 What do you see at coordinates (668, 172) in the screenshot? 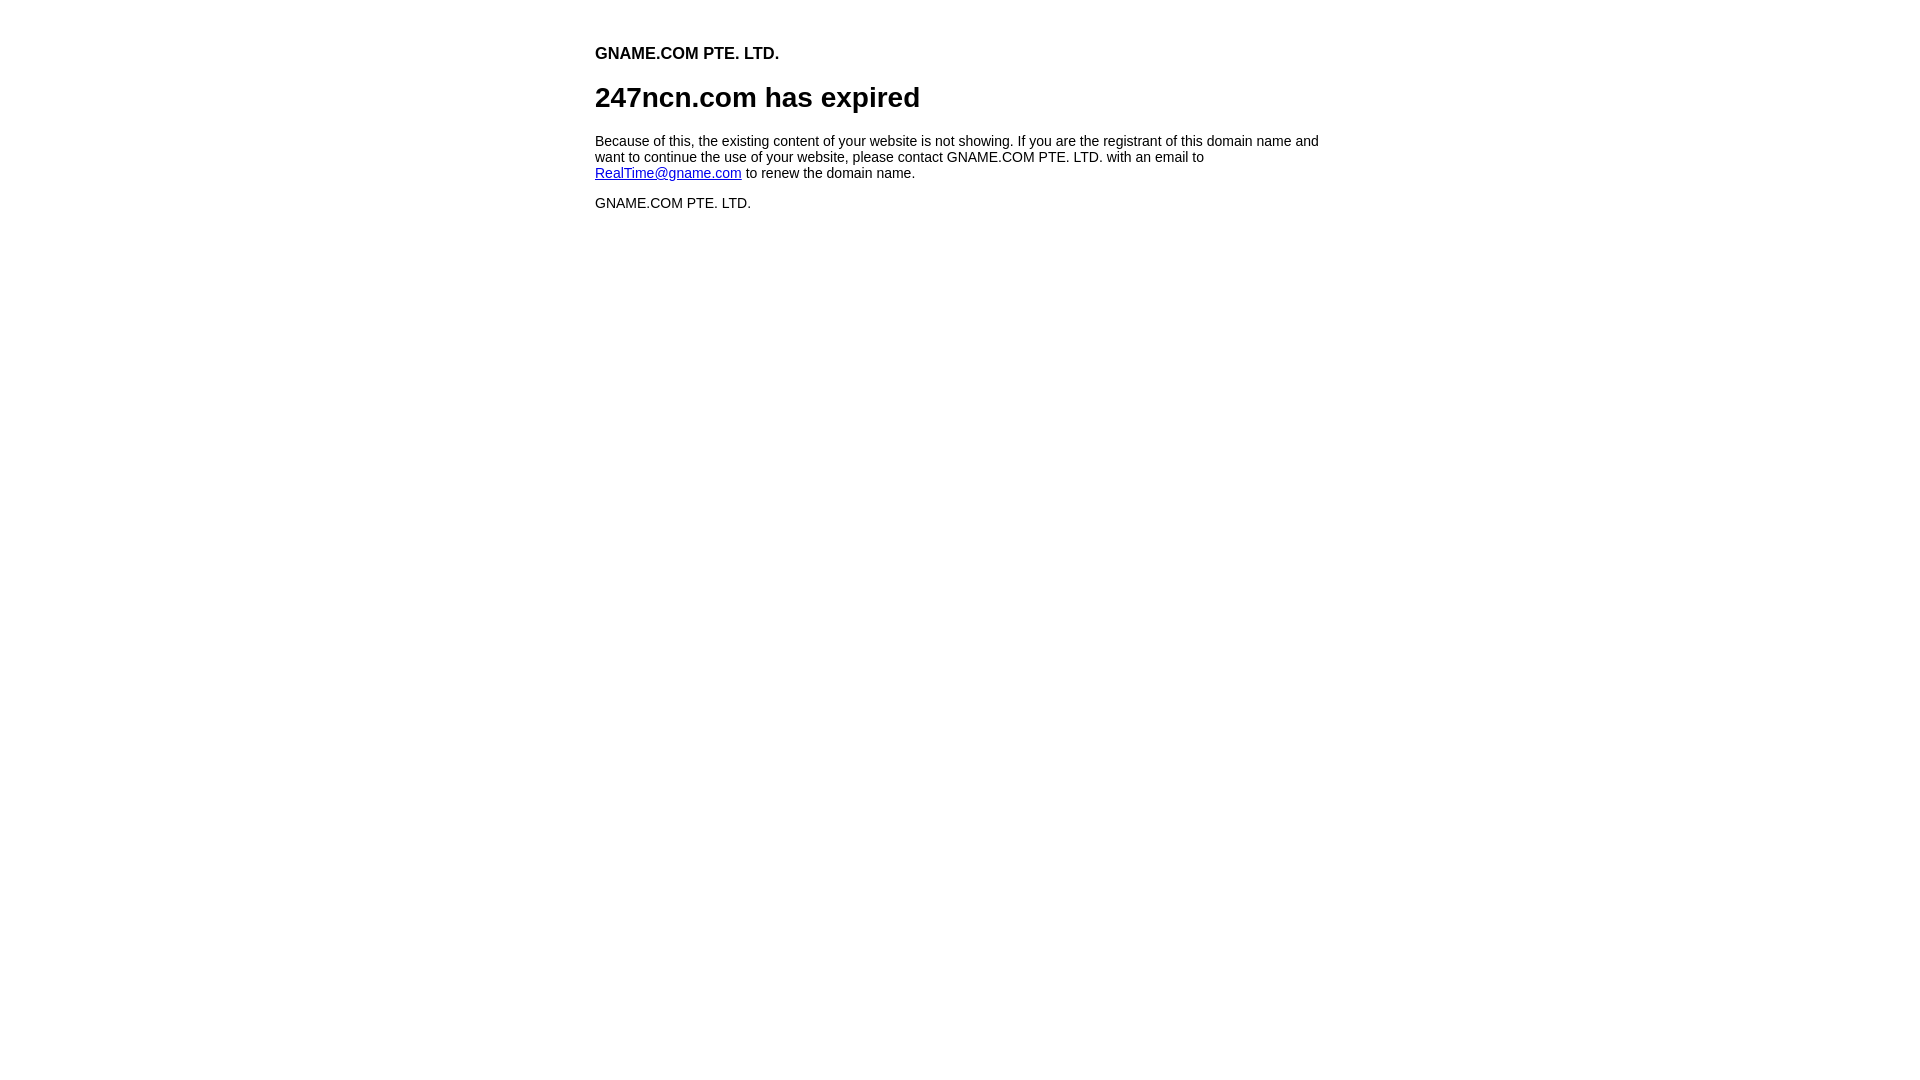
I see `'RealTime@gname.com'` at bounding box center [668, 172].